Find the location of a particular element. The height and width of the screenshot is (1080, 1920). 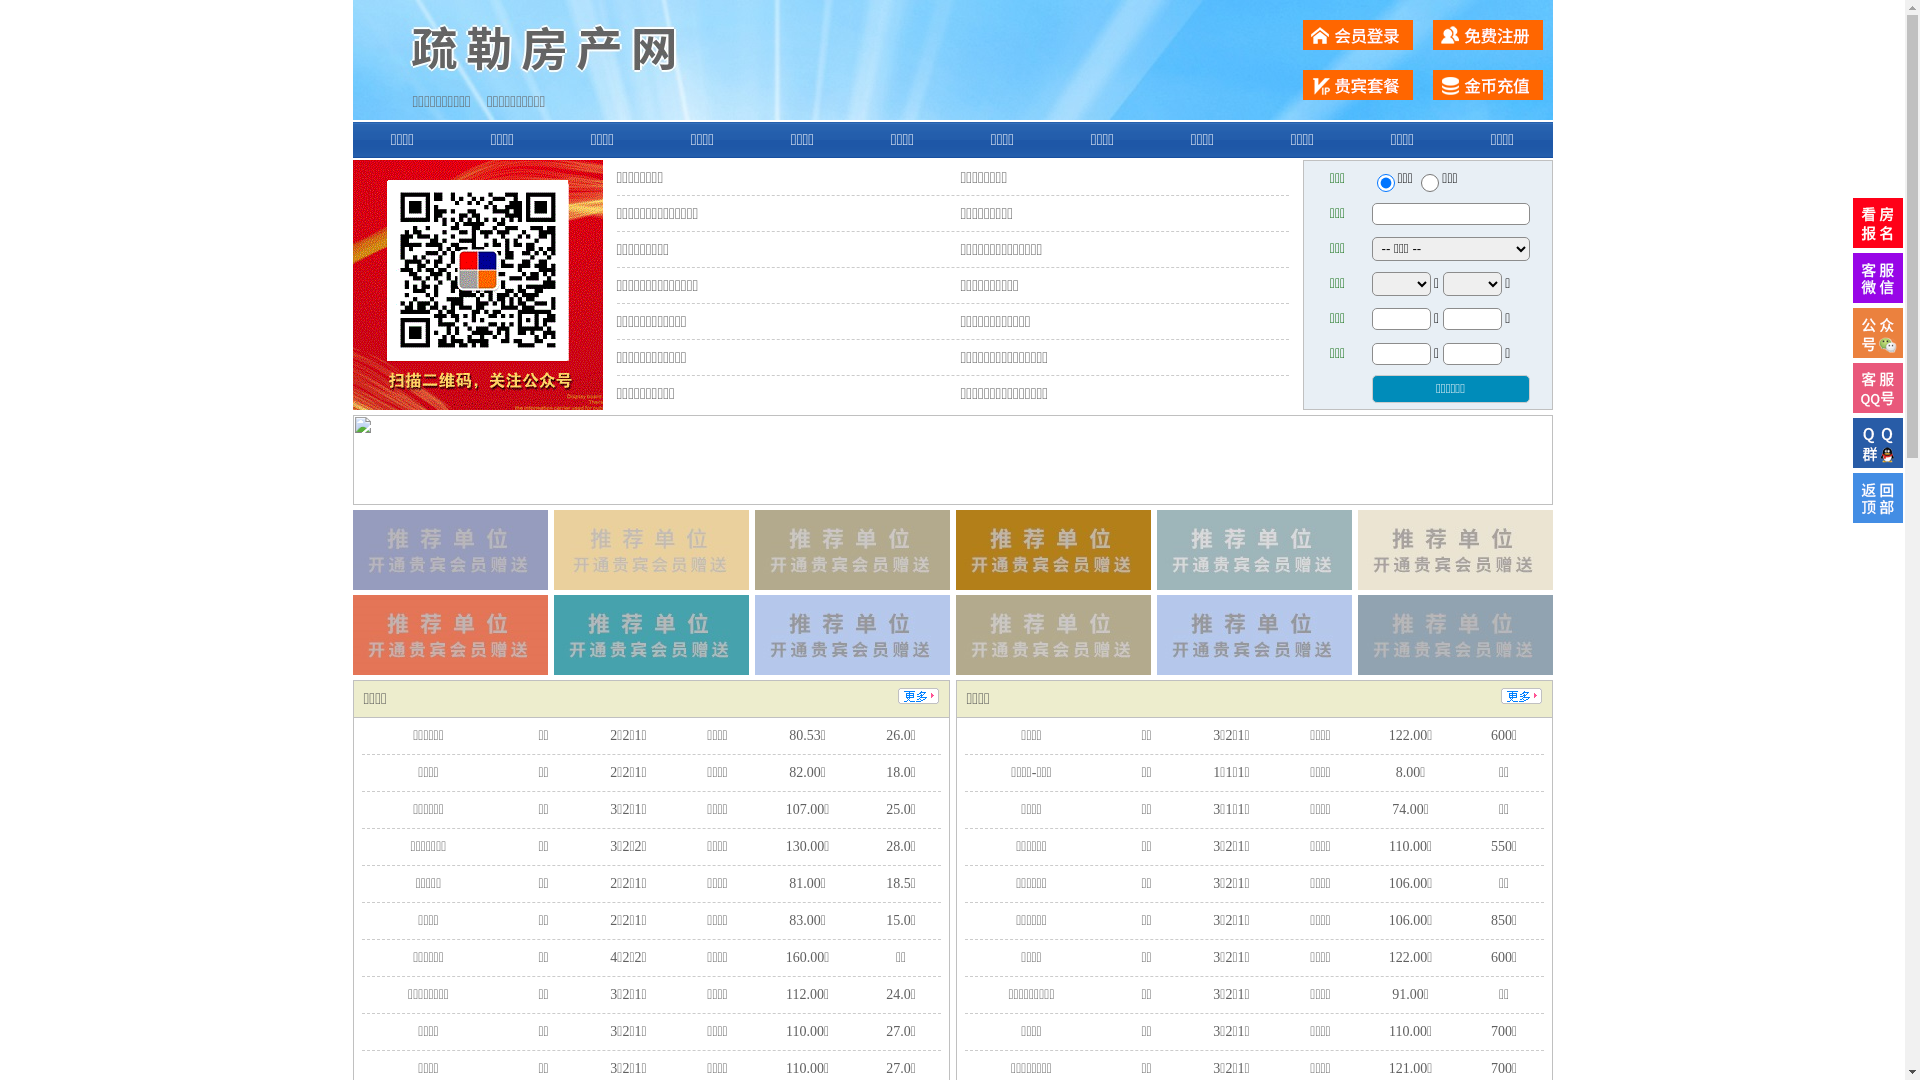

'ershou' is located at coordinates (1384, 182).